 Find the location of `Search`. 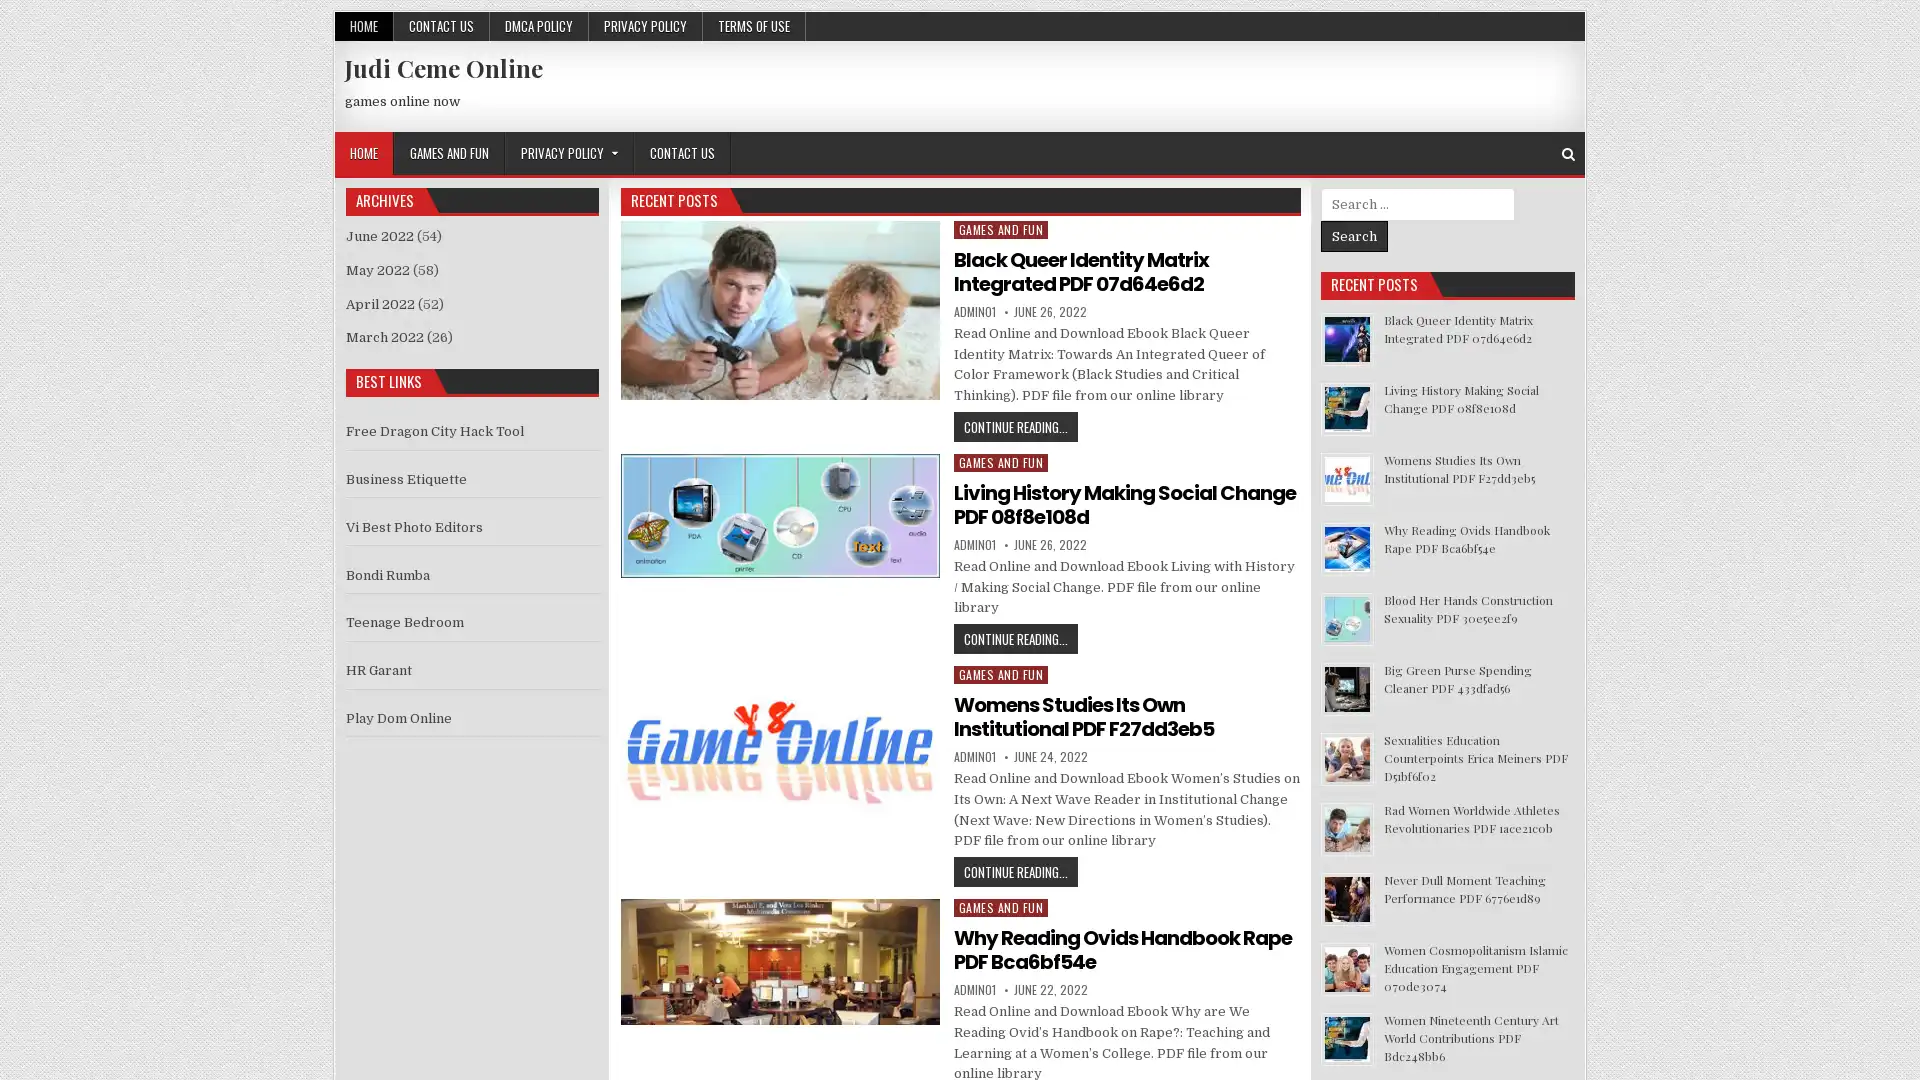

Search is located at coordinates (1354, 235).